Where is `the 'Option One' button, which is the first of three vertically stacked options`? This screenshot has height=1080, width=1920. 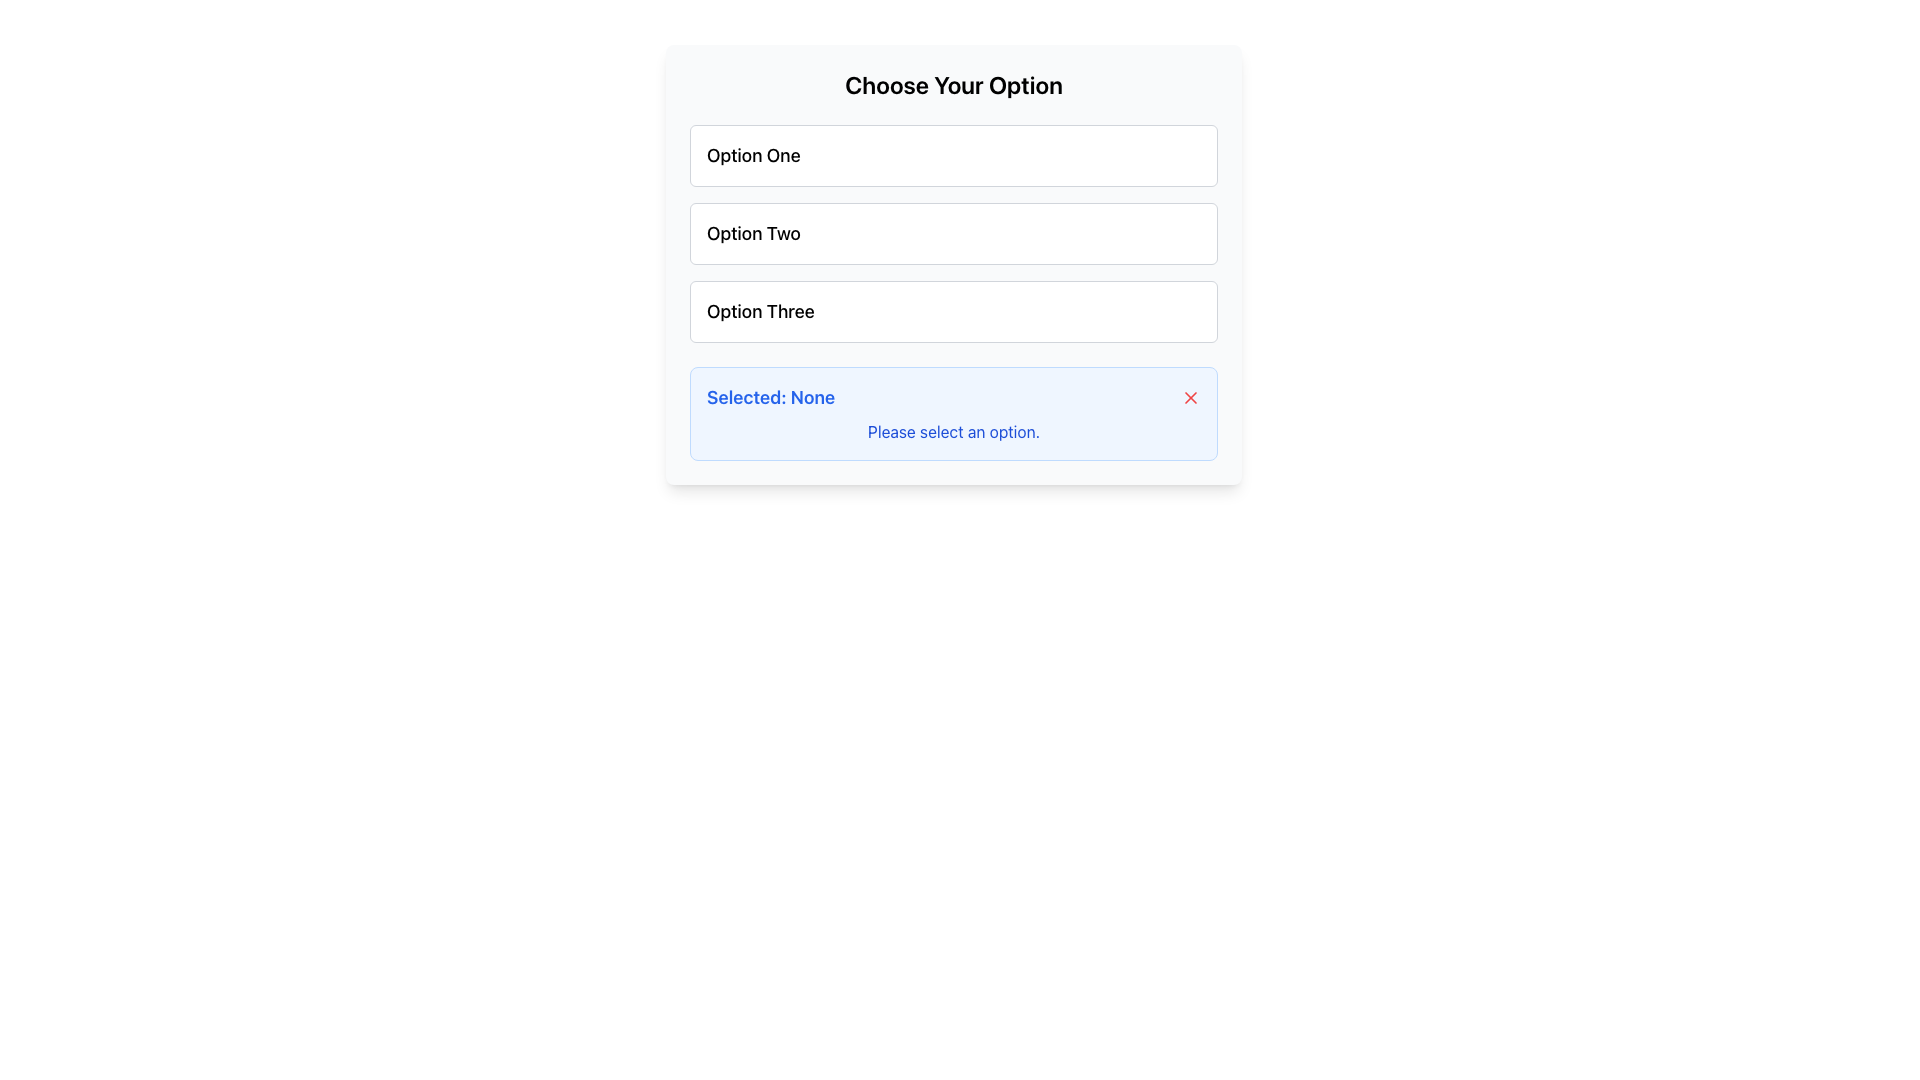 the 'Option One' button, which is the first of three vertically stacked options is located at coordinates (953, 154).